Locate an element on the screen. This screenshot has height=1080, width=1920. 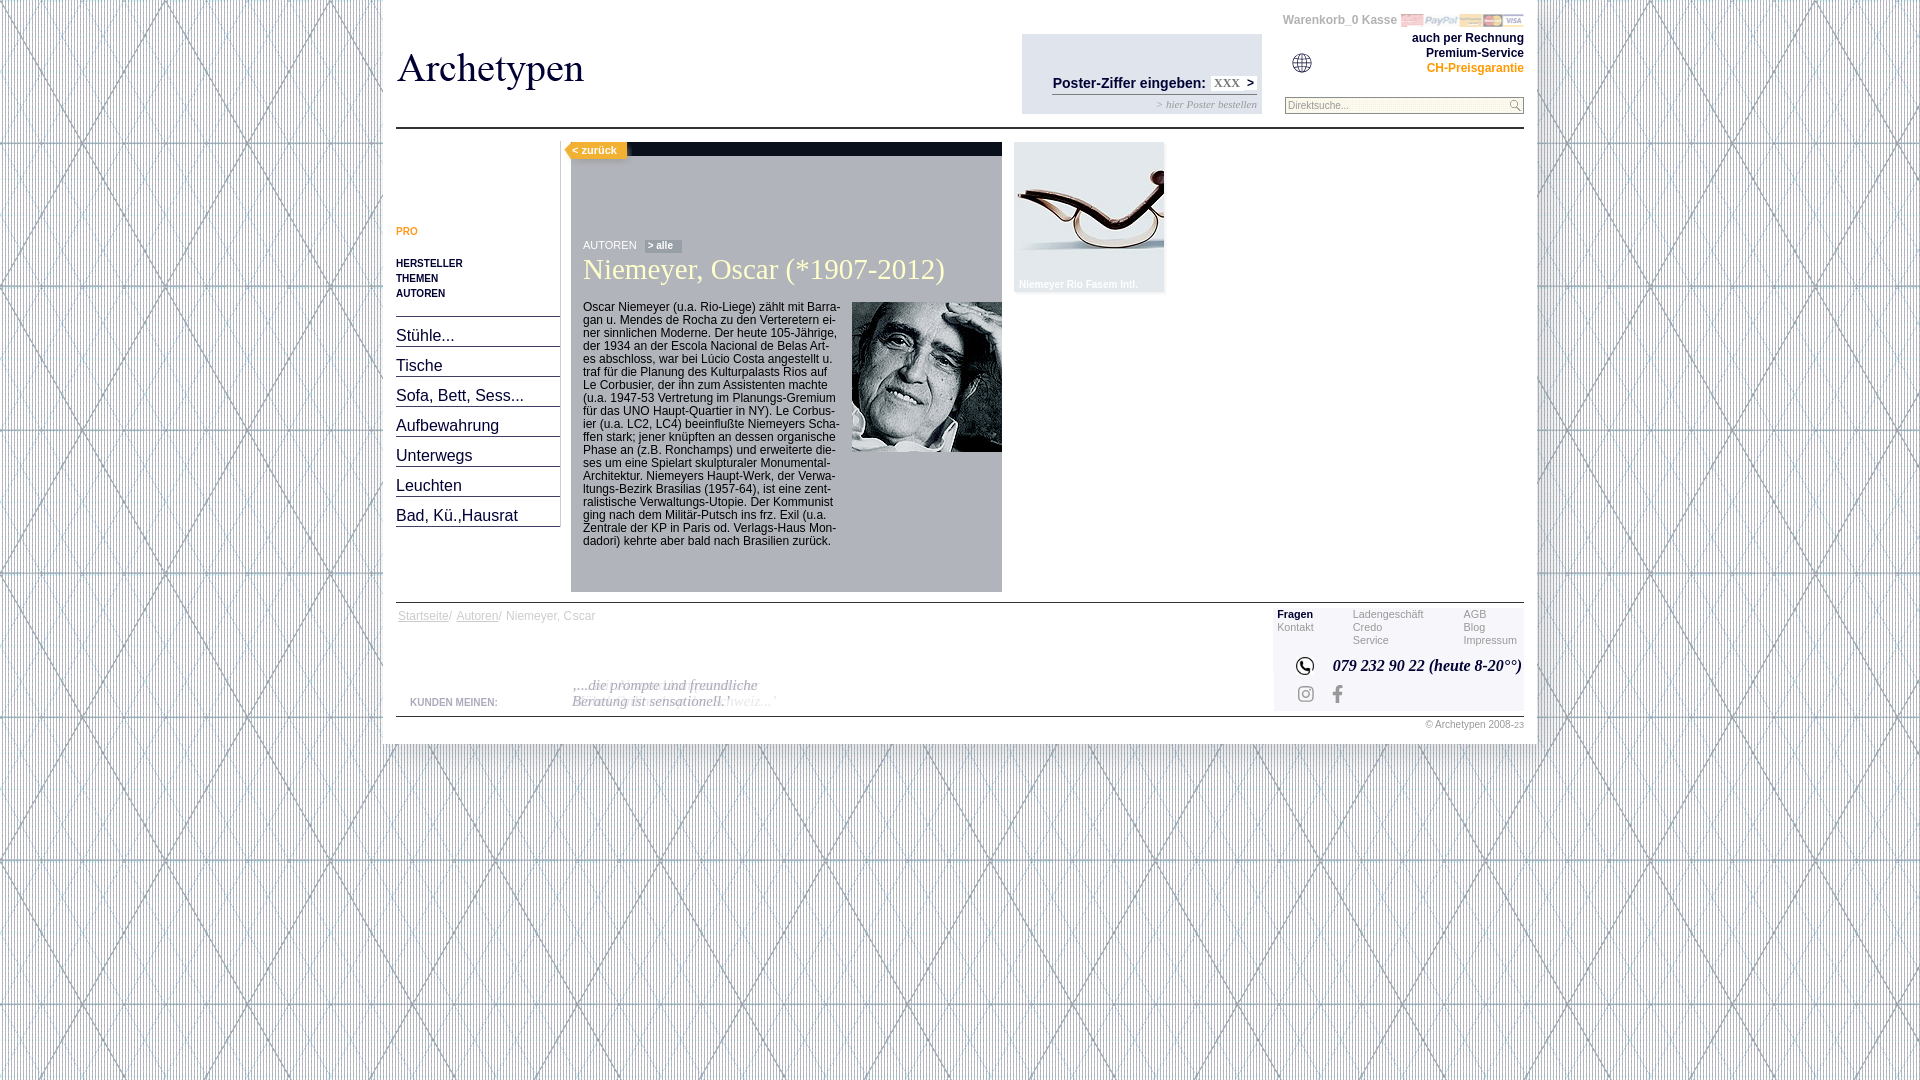
'L2' is located at coordinates (1080, 209).